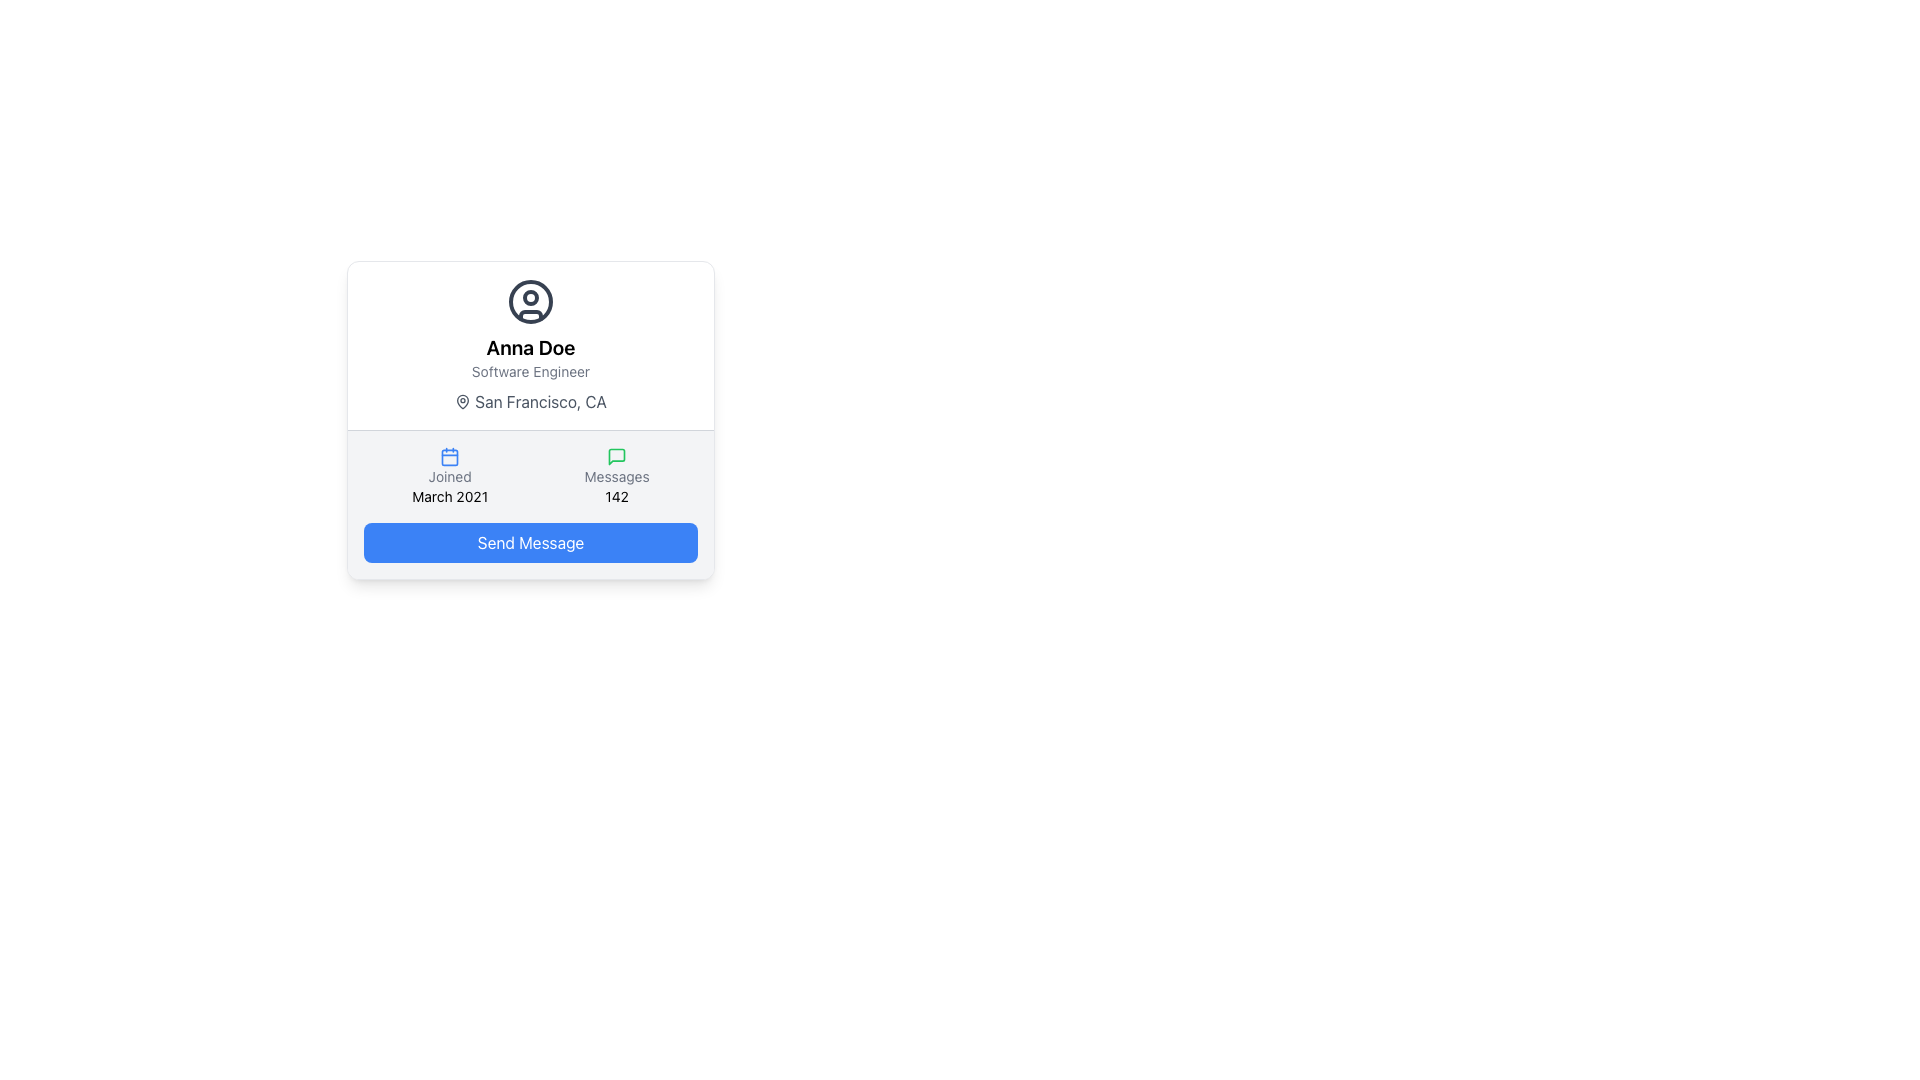  I want to click on text labeled 'Software Engineer' which is styled in a small, gray-colored font and located within a profile card layout, positioned beneath 'Anna Doe' and above 'San Francisco, CA', so click(531, 371).